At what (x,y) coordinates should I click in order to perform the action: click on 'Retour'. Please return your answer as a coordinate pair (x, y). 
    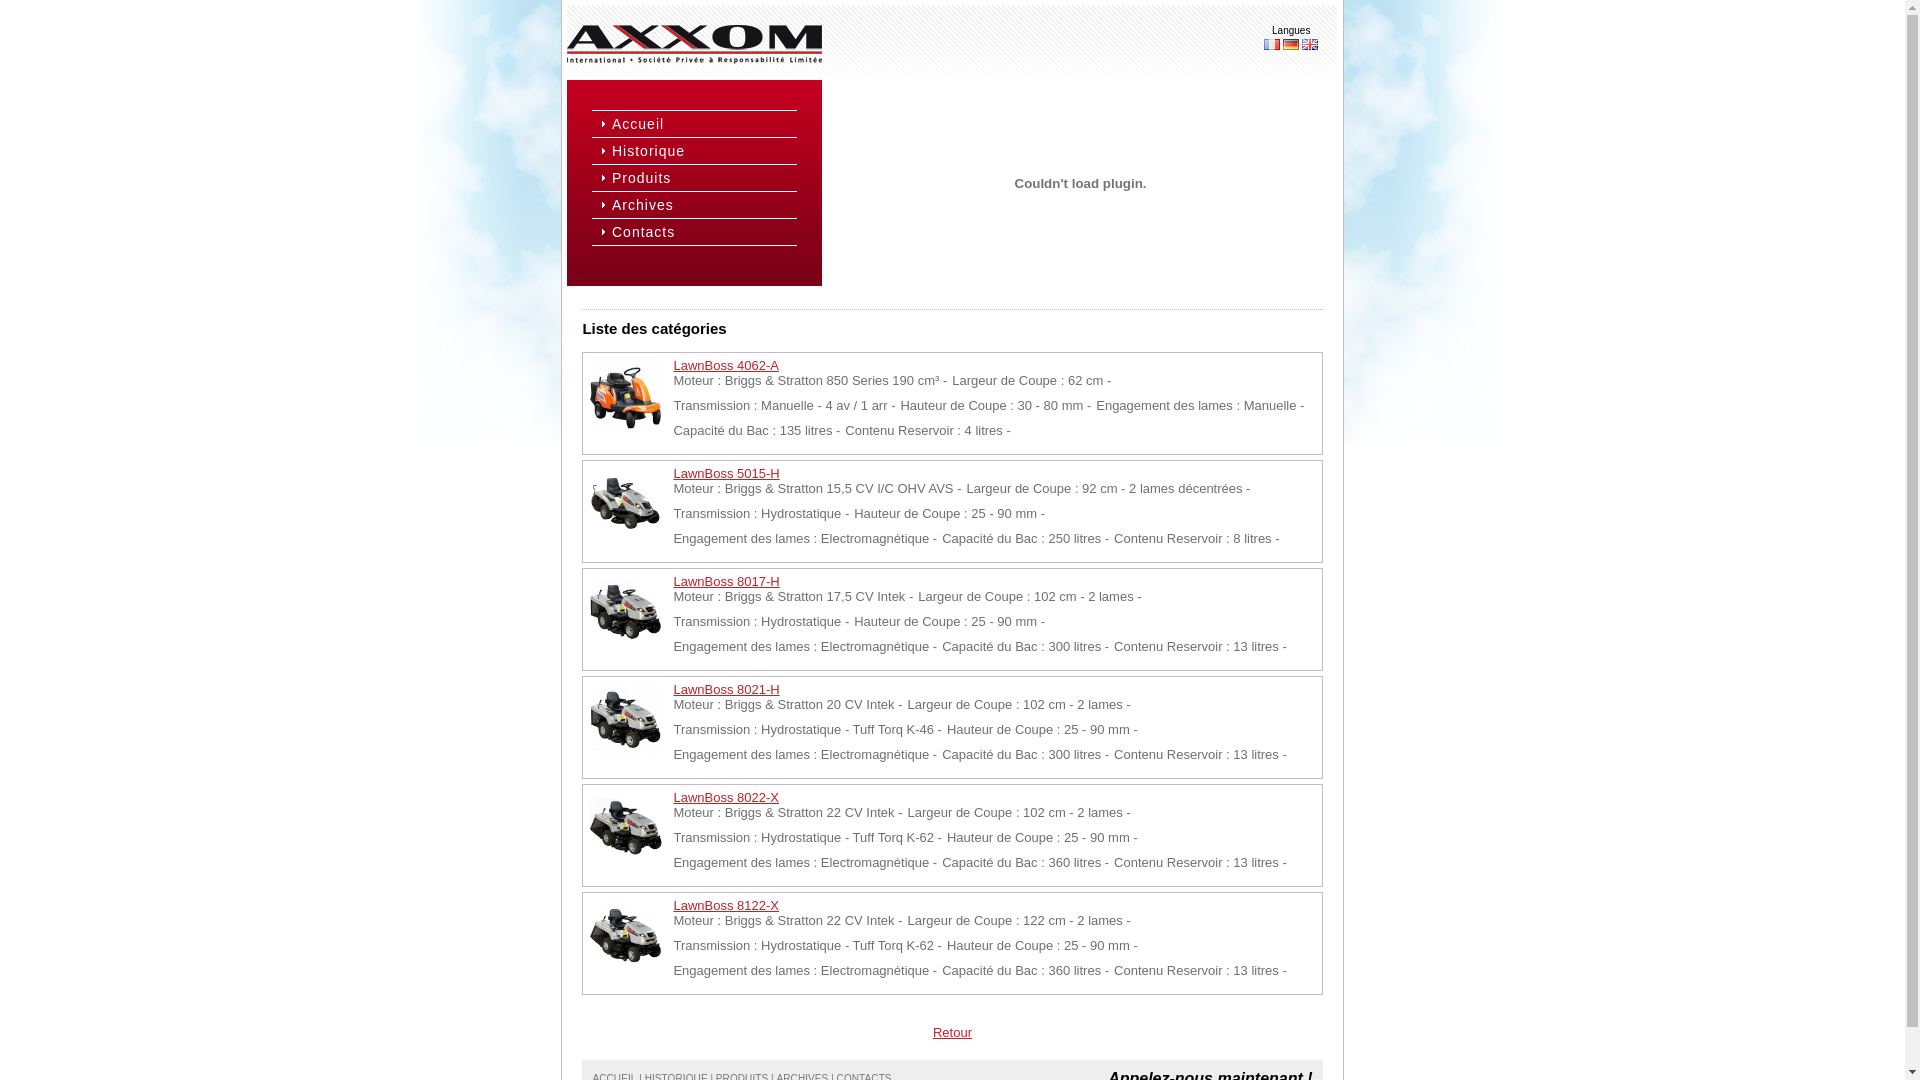
    Looking at the image, I should click on (951, 1032).